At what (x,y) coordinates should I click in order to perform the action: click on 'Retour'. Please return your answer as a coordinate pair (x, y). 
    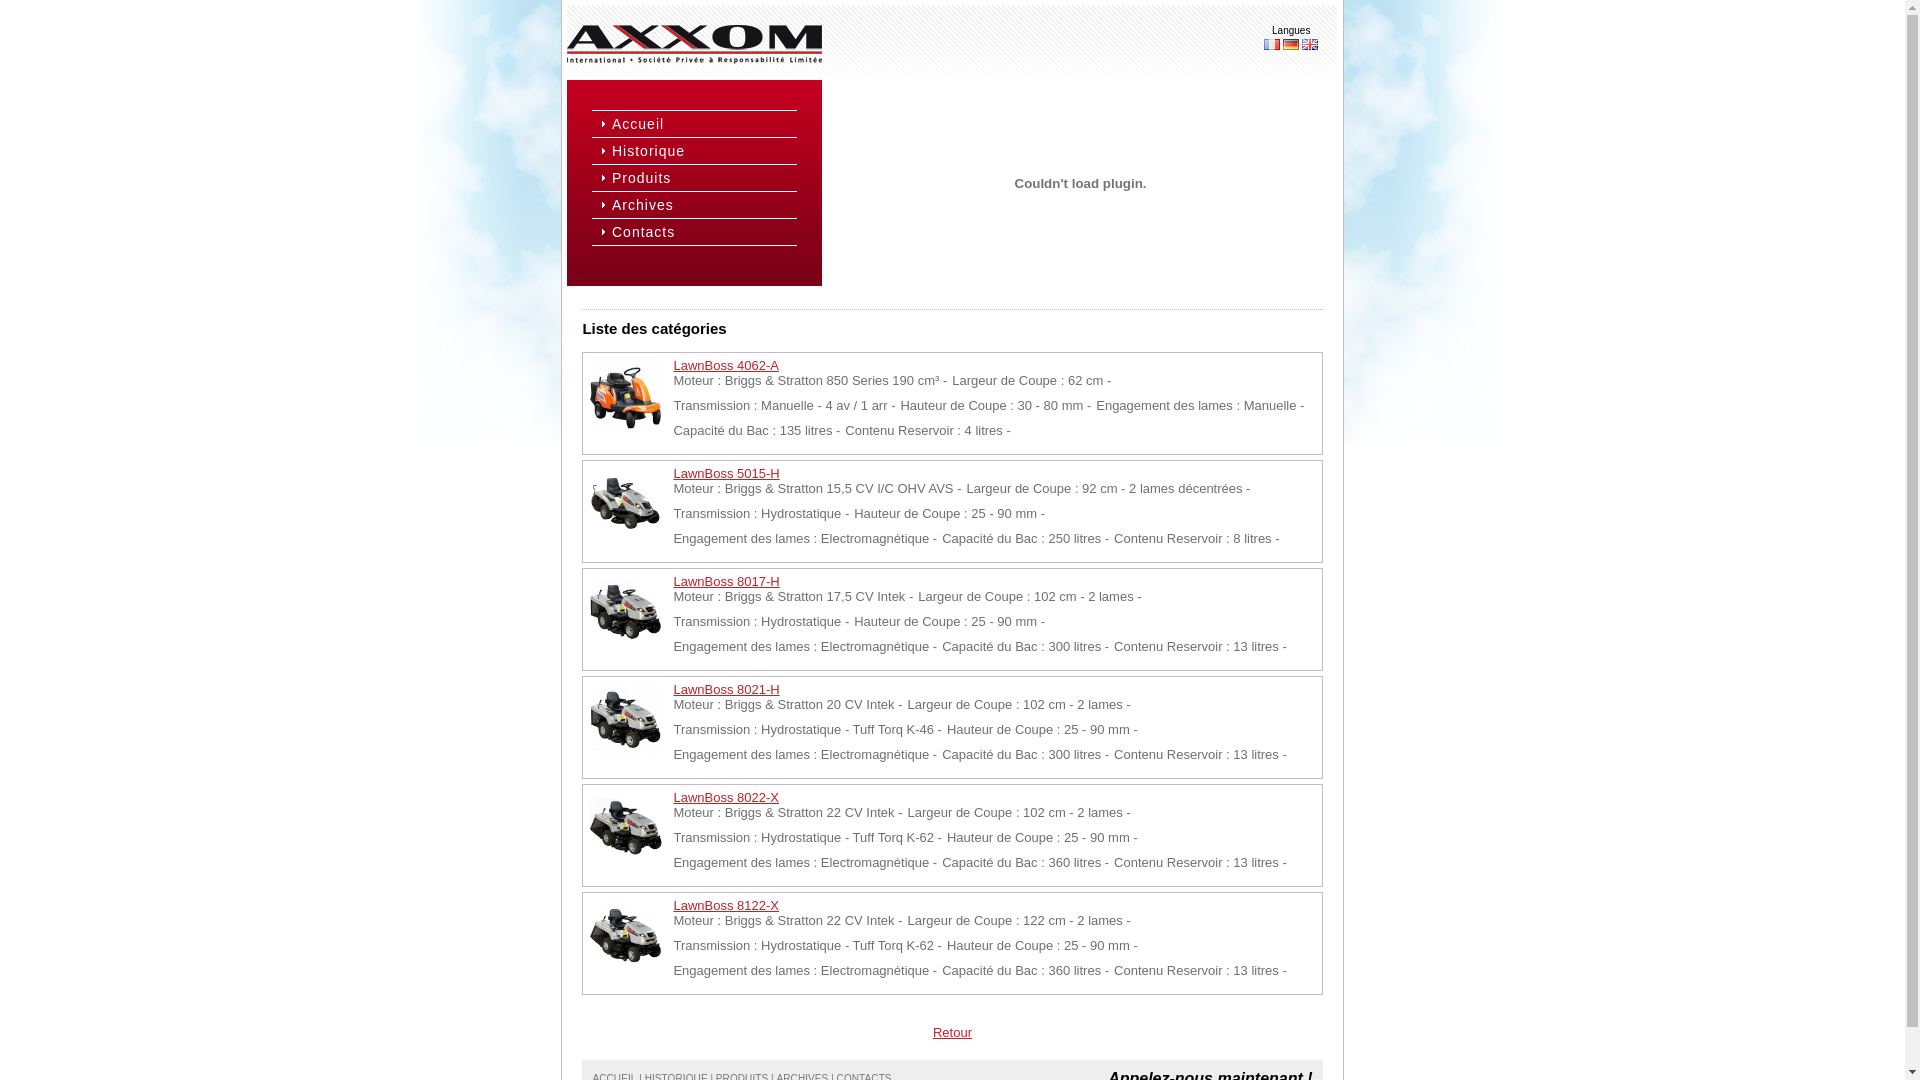
    Looking at the image, I should click on (951, 1032).